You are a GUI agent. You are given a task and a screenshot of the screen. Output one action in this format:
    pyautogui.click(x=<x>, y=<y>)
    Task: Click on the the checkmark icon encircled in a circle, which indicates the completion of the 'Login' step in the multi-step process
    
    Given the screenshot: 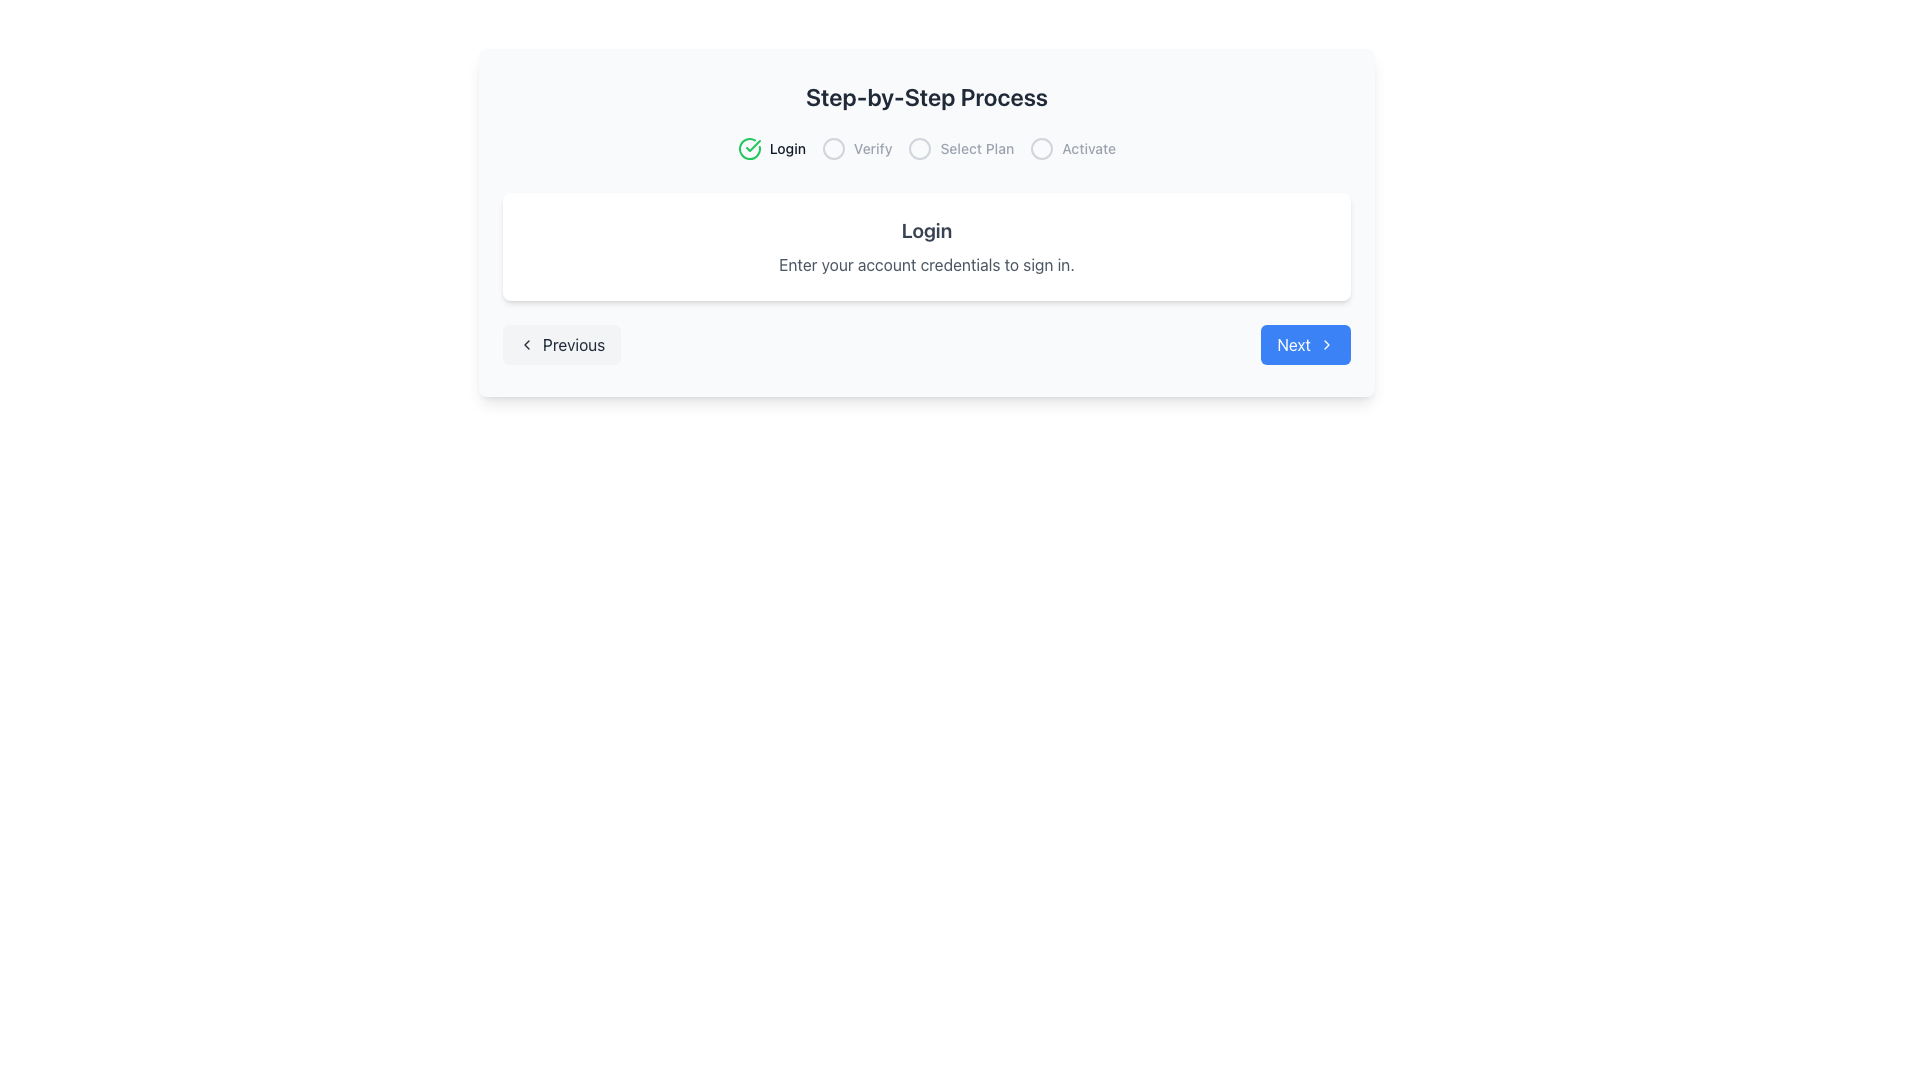 What is the action you would take?
    pyautogui.click(x=748, y=148)
    